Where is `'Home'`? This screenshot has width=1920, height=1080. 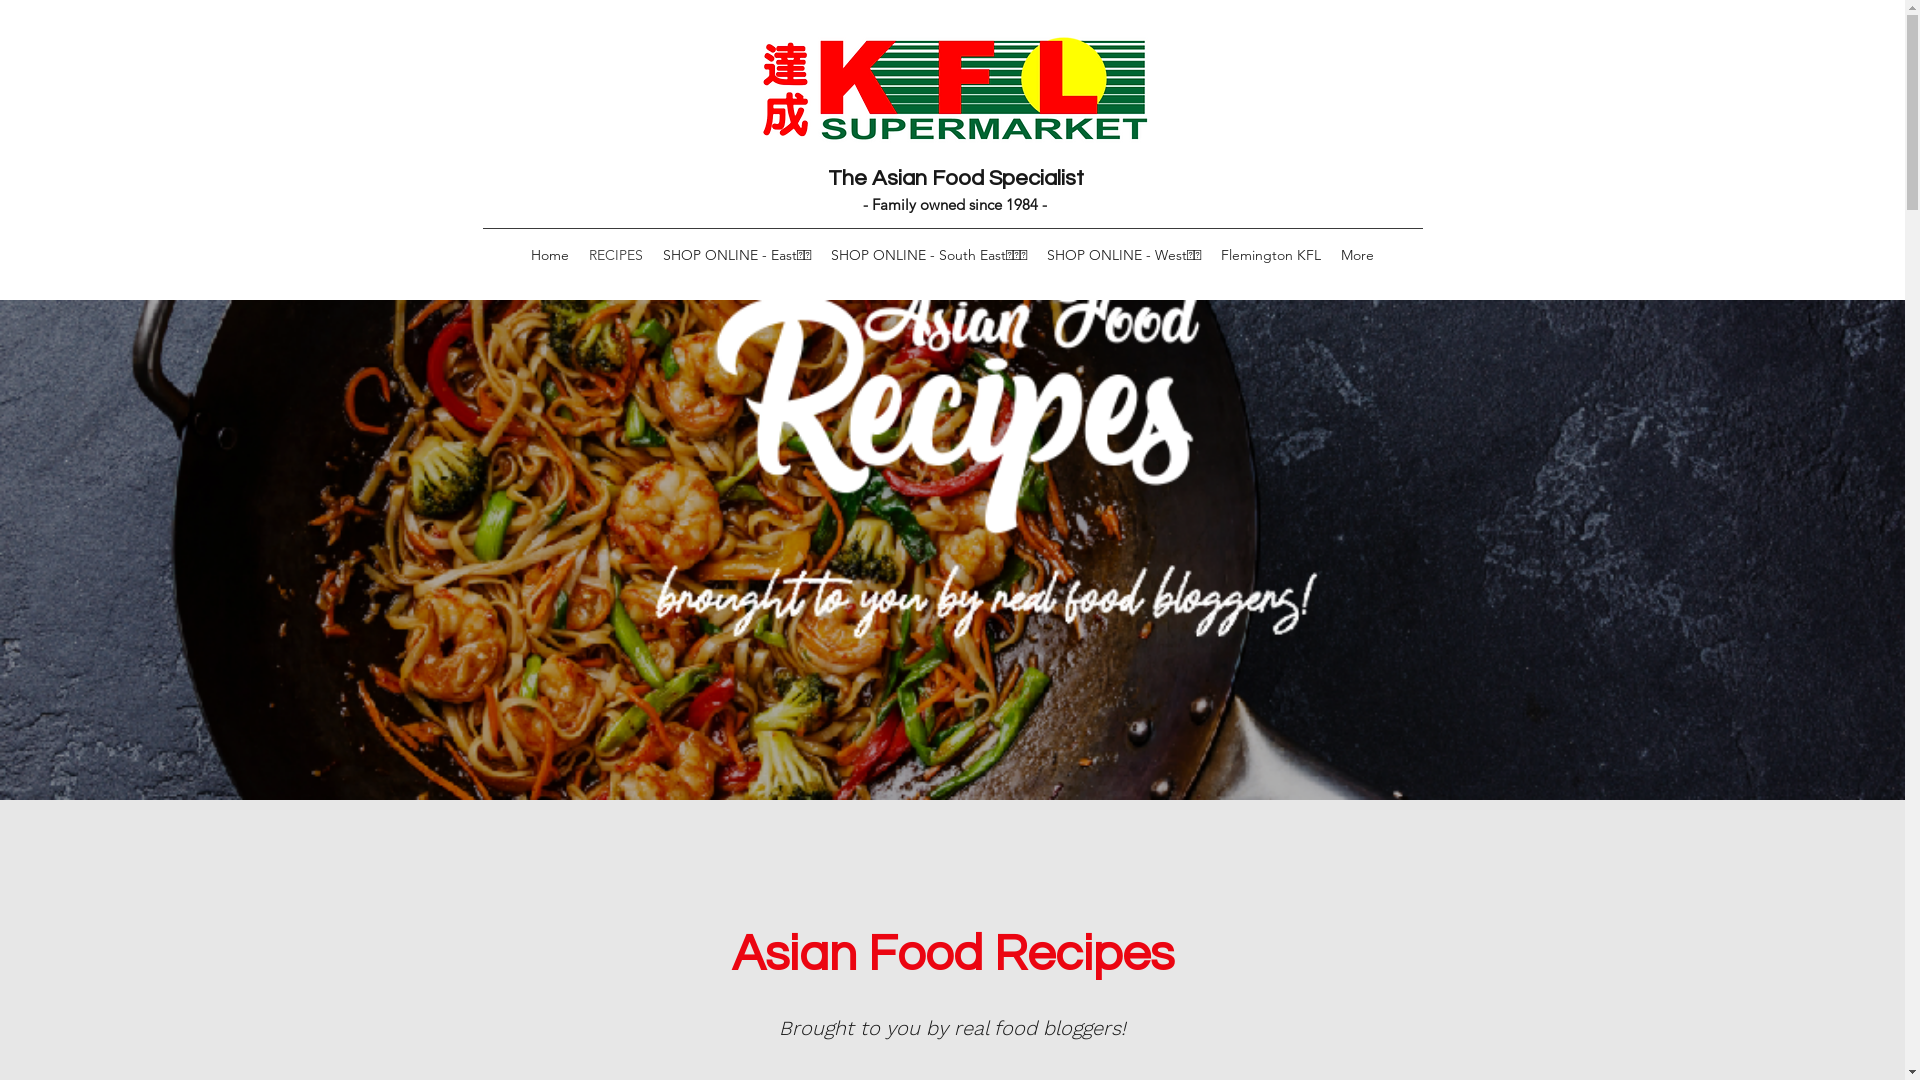 'Home' is located at coordinates (550, 253).